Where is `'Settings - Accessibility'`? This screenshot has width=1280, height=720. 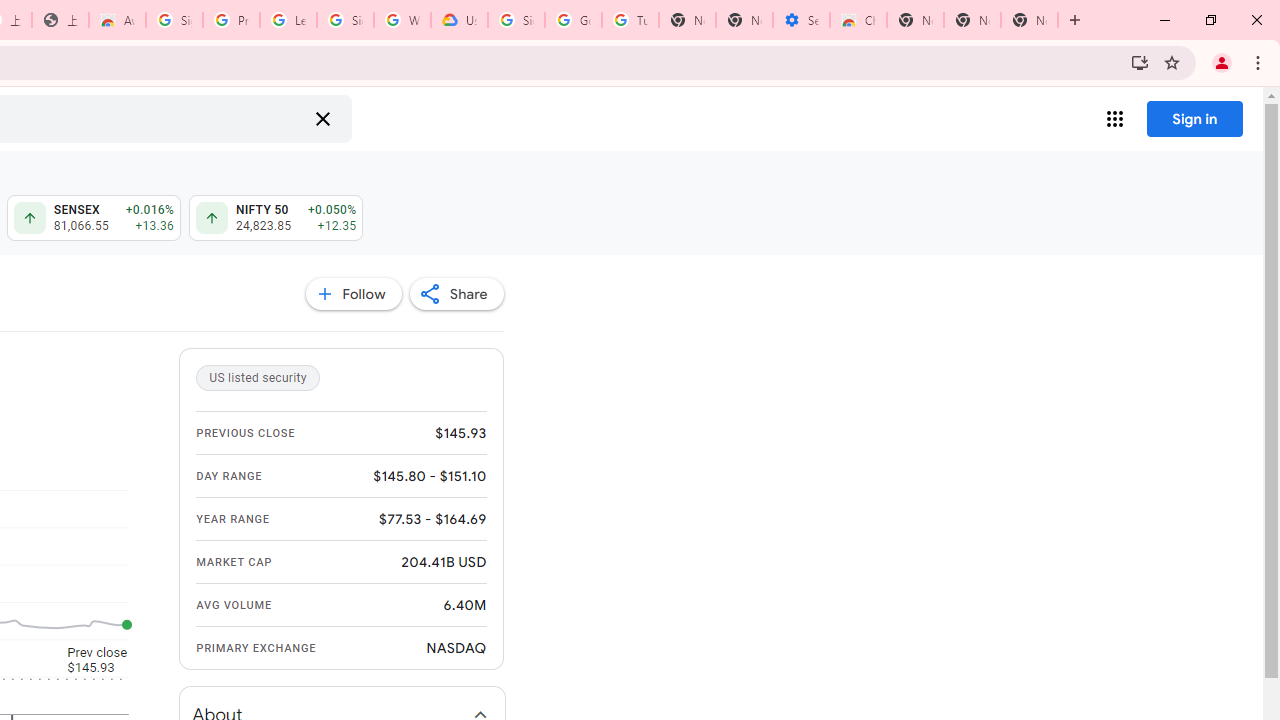 'Settings - Accessibility' is located at coordinates (801, 20).